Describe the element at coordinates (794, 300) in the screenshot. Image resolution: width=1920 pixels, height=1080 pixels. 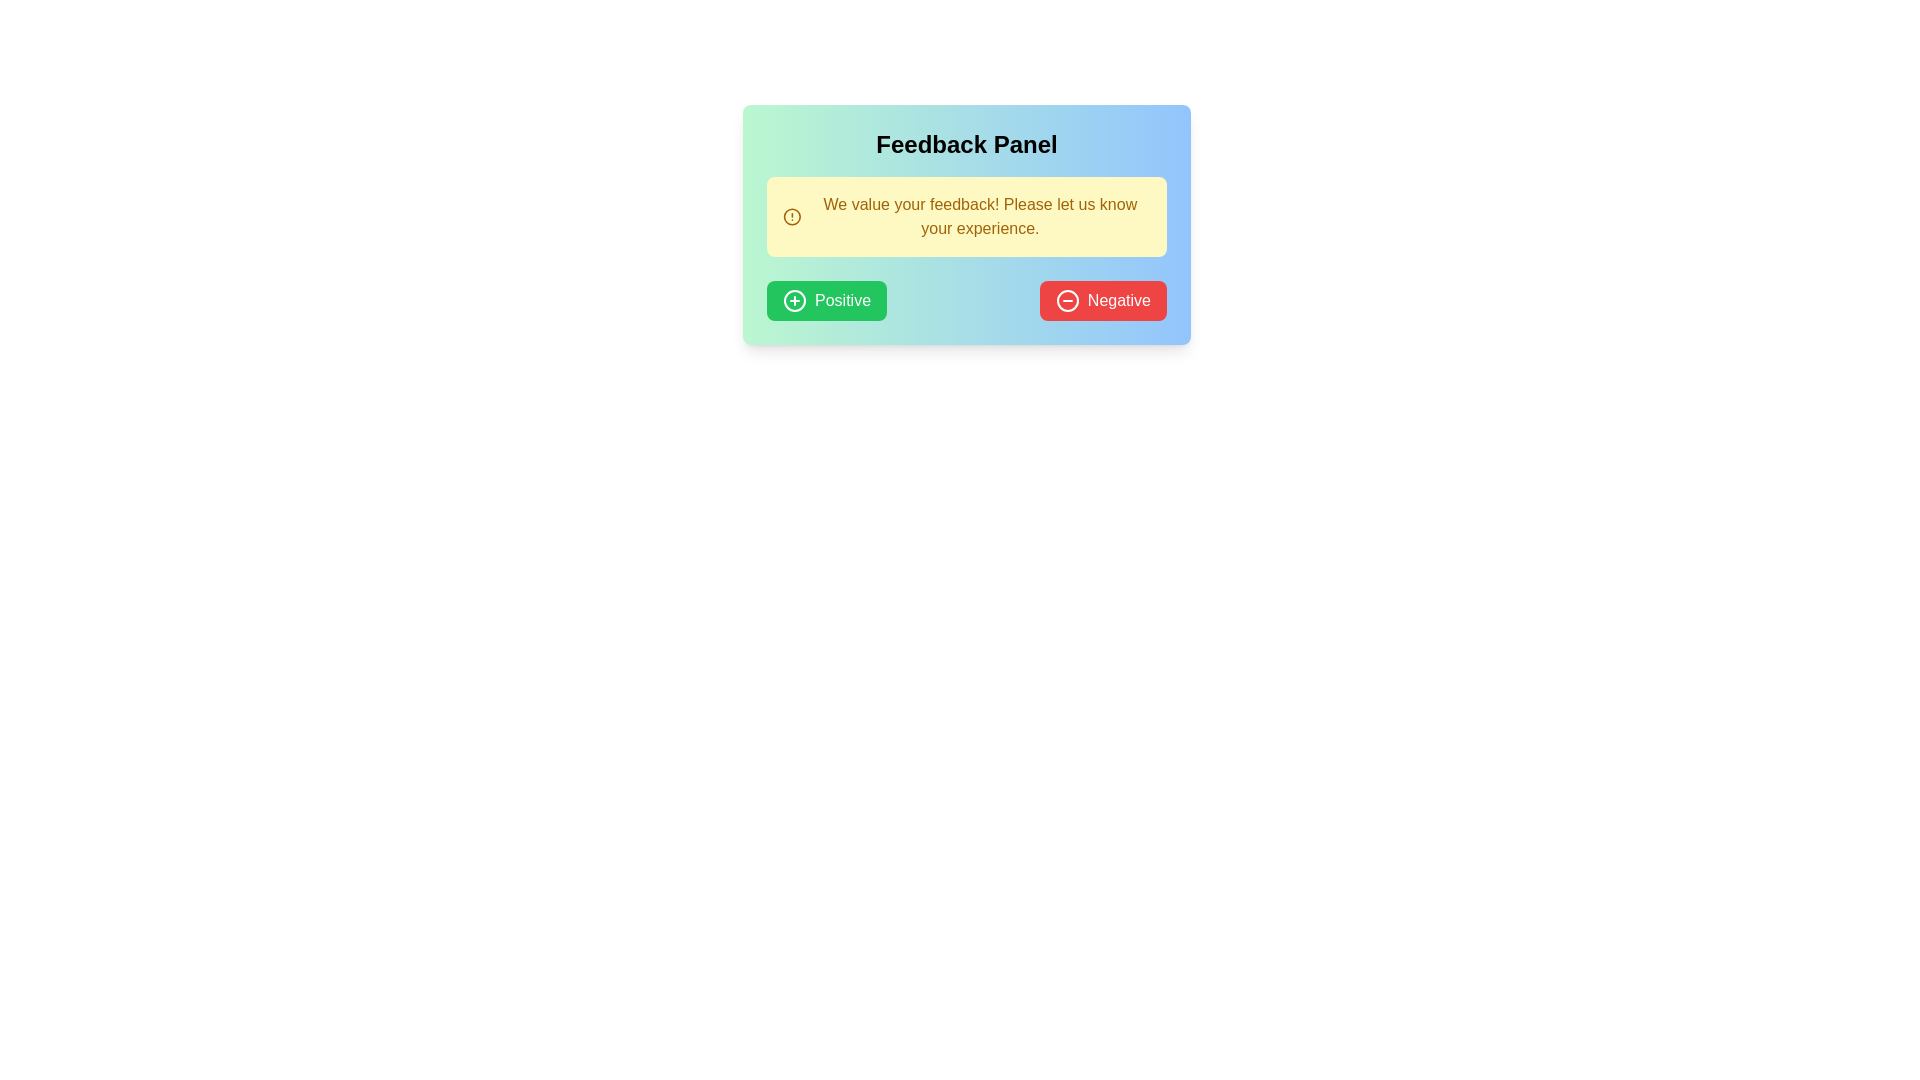
I see `the hollow circular shape with a visible stroke that is part of the graphical icon located to the left of the 'Positive' button` at that location.